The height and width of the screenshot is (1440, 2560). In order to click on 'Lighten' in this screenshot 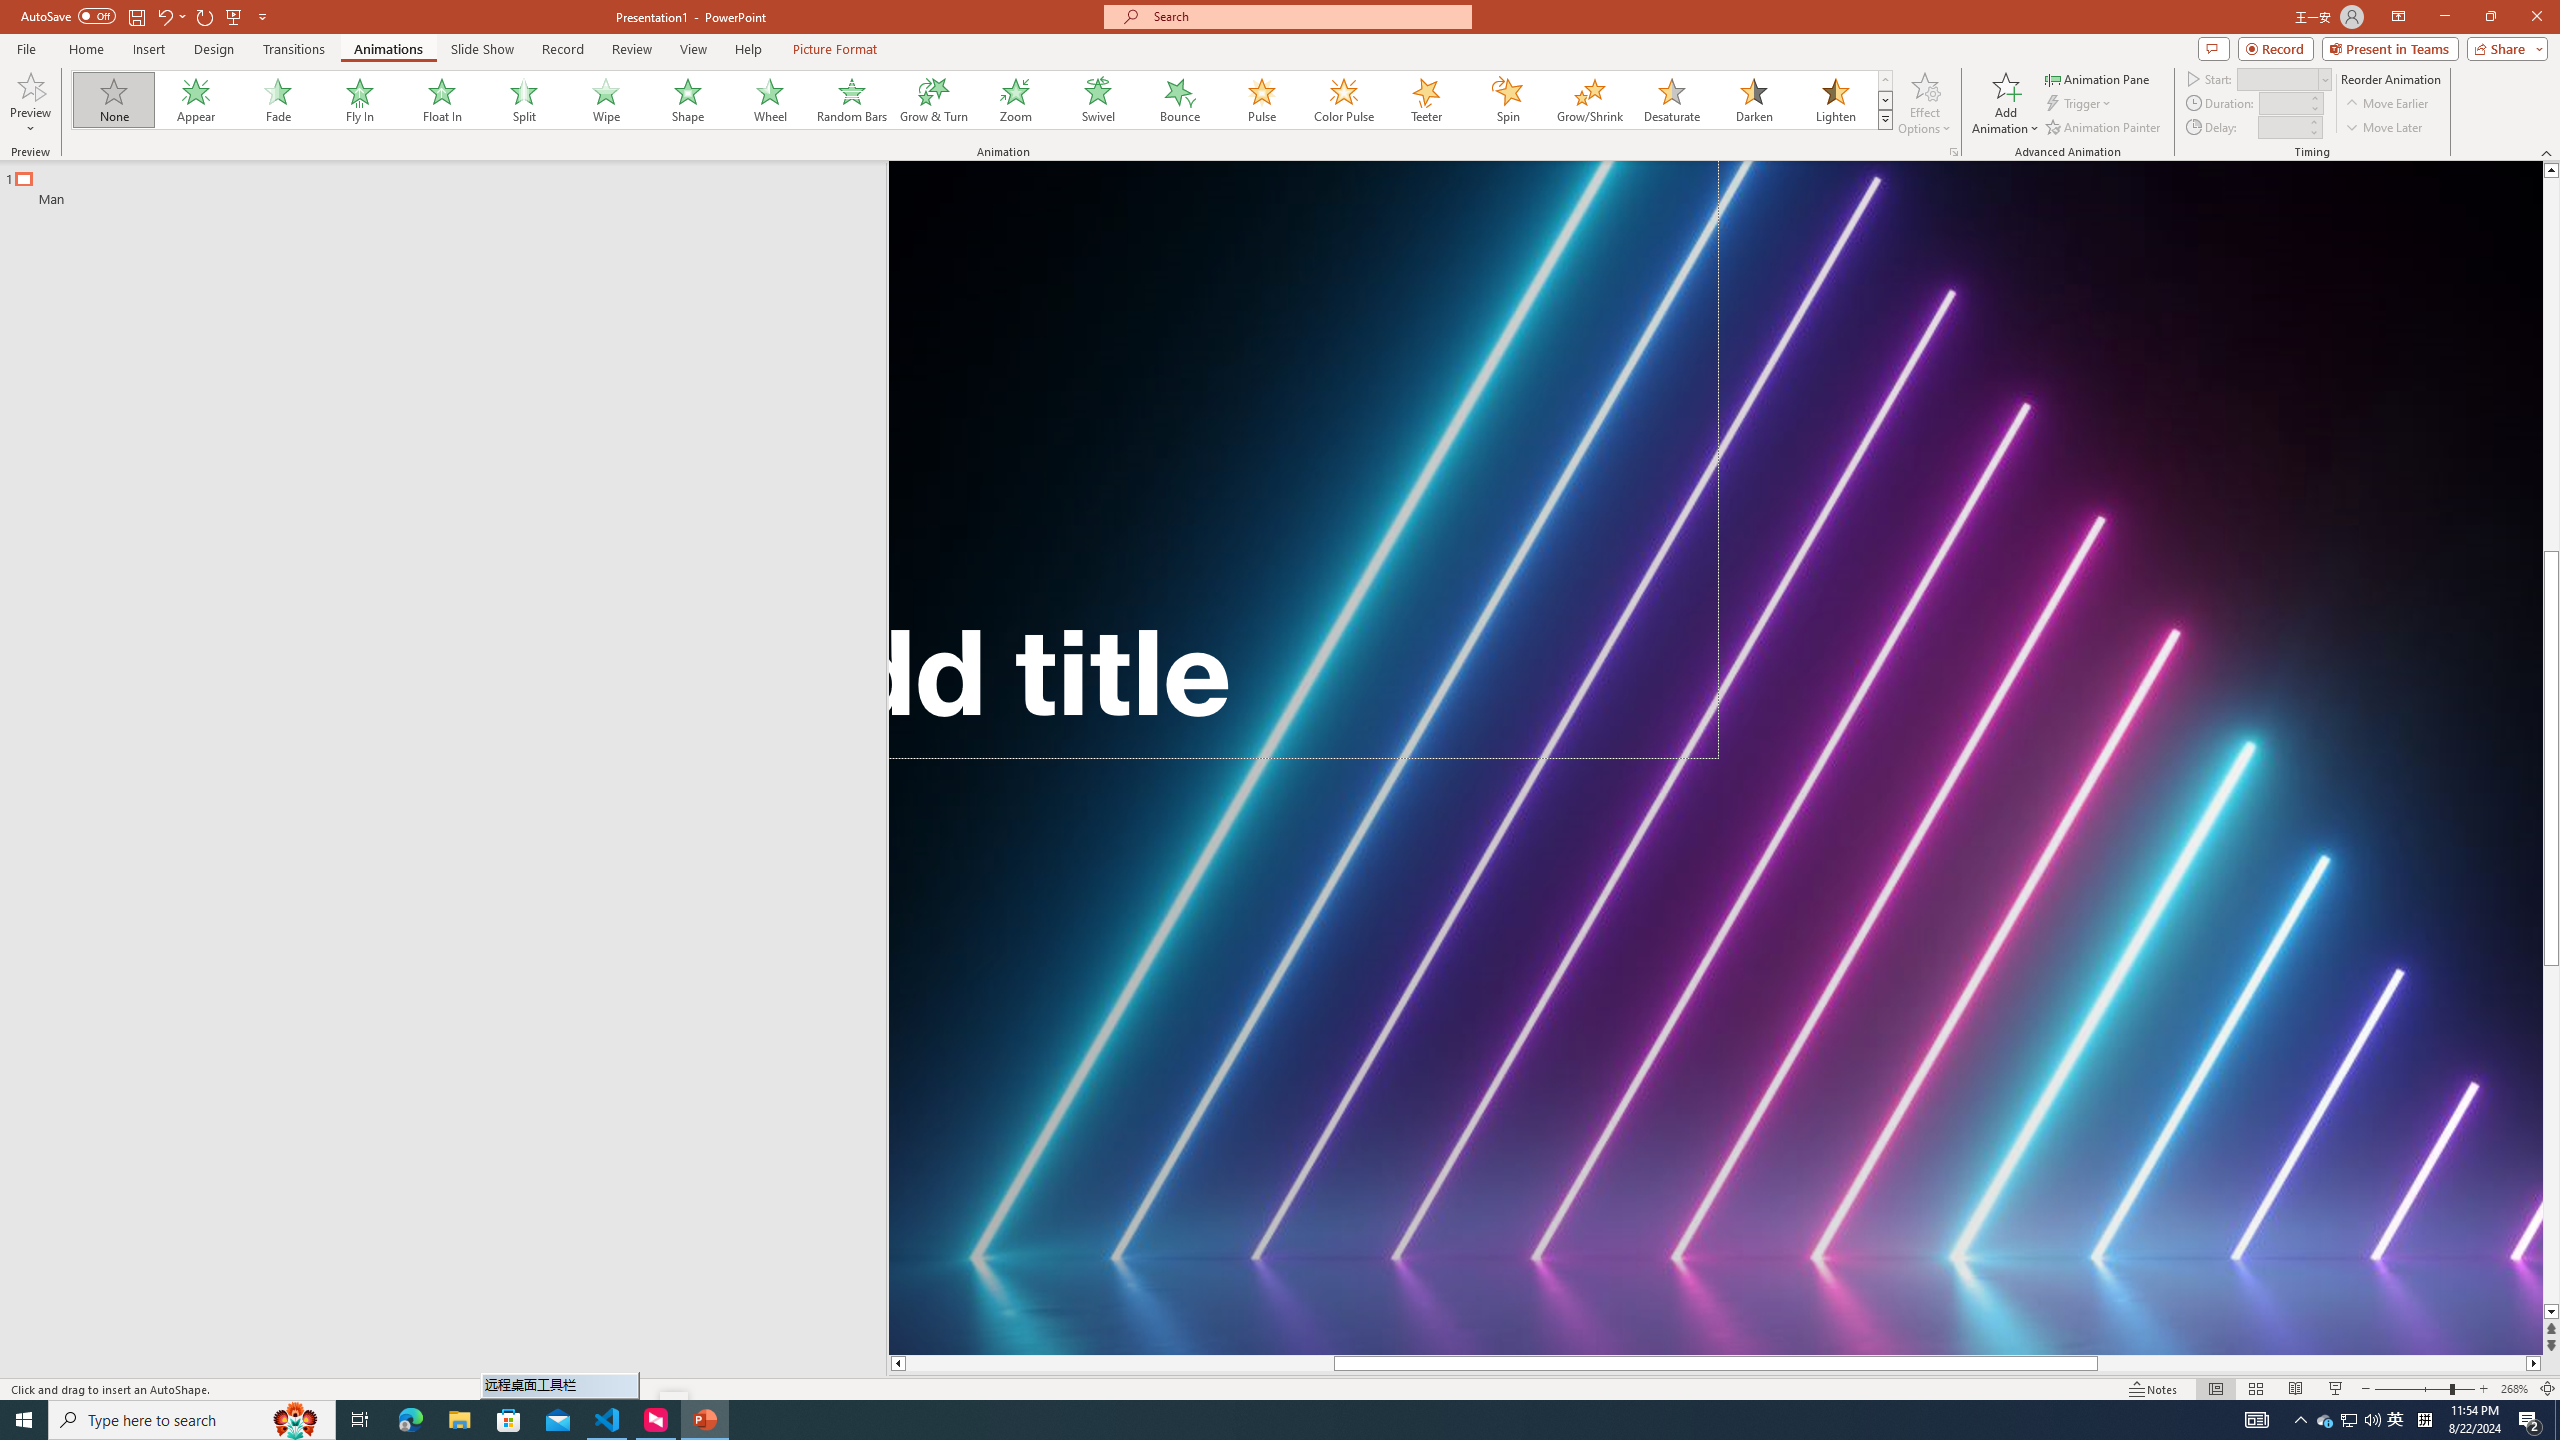, I will do `click(1834, 99)`.